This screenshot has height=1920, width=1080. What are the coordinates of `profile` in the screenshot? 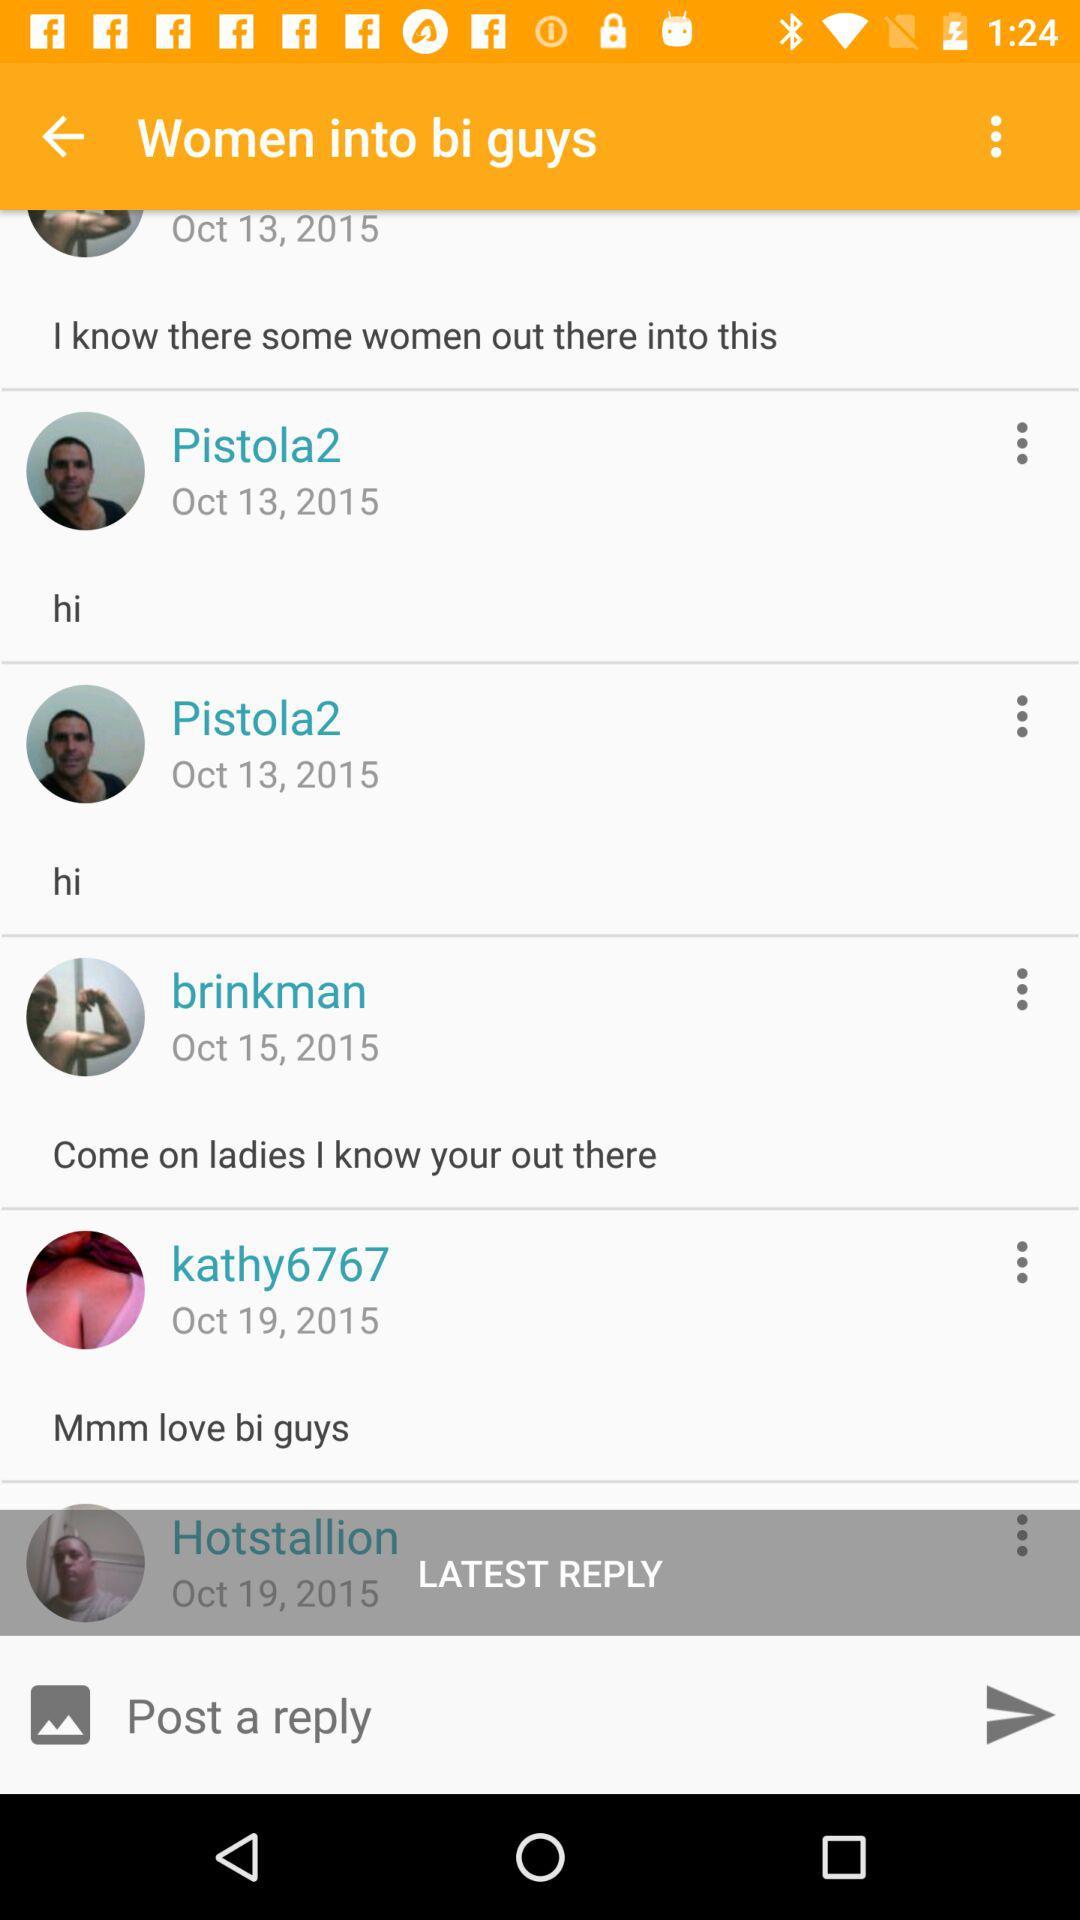 It's located at (84, 1562).